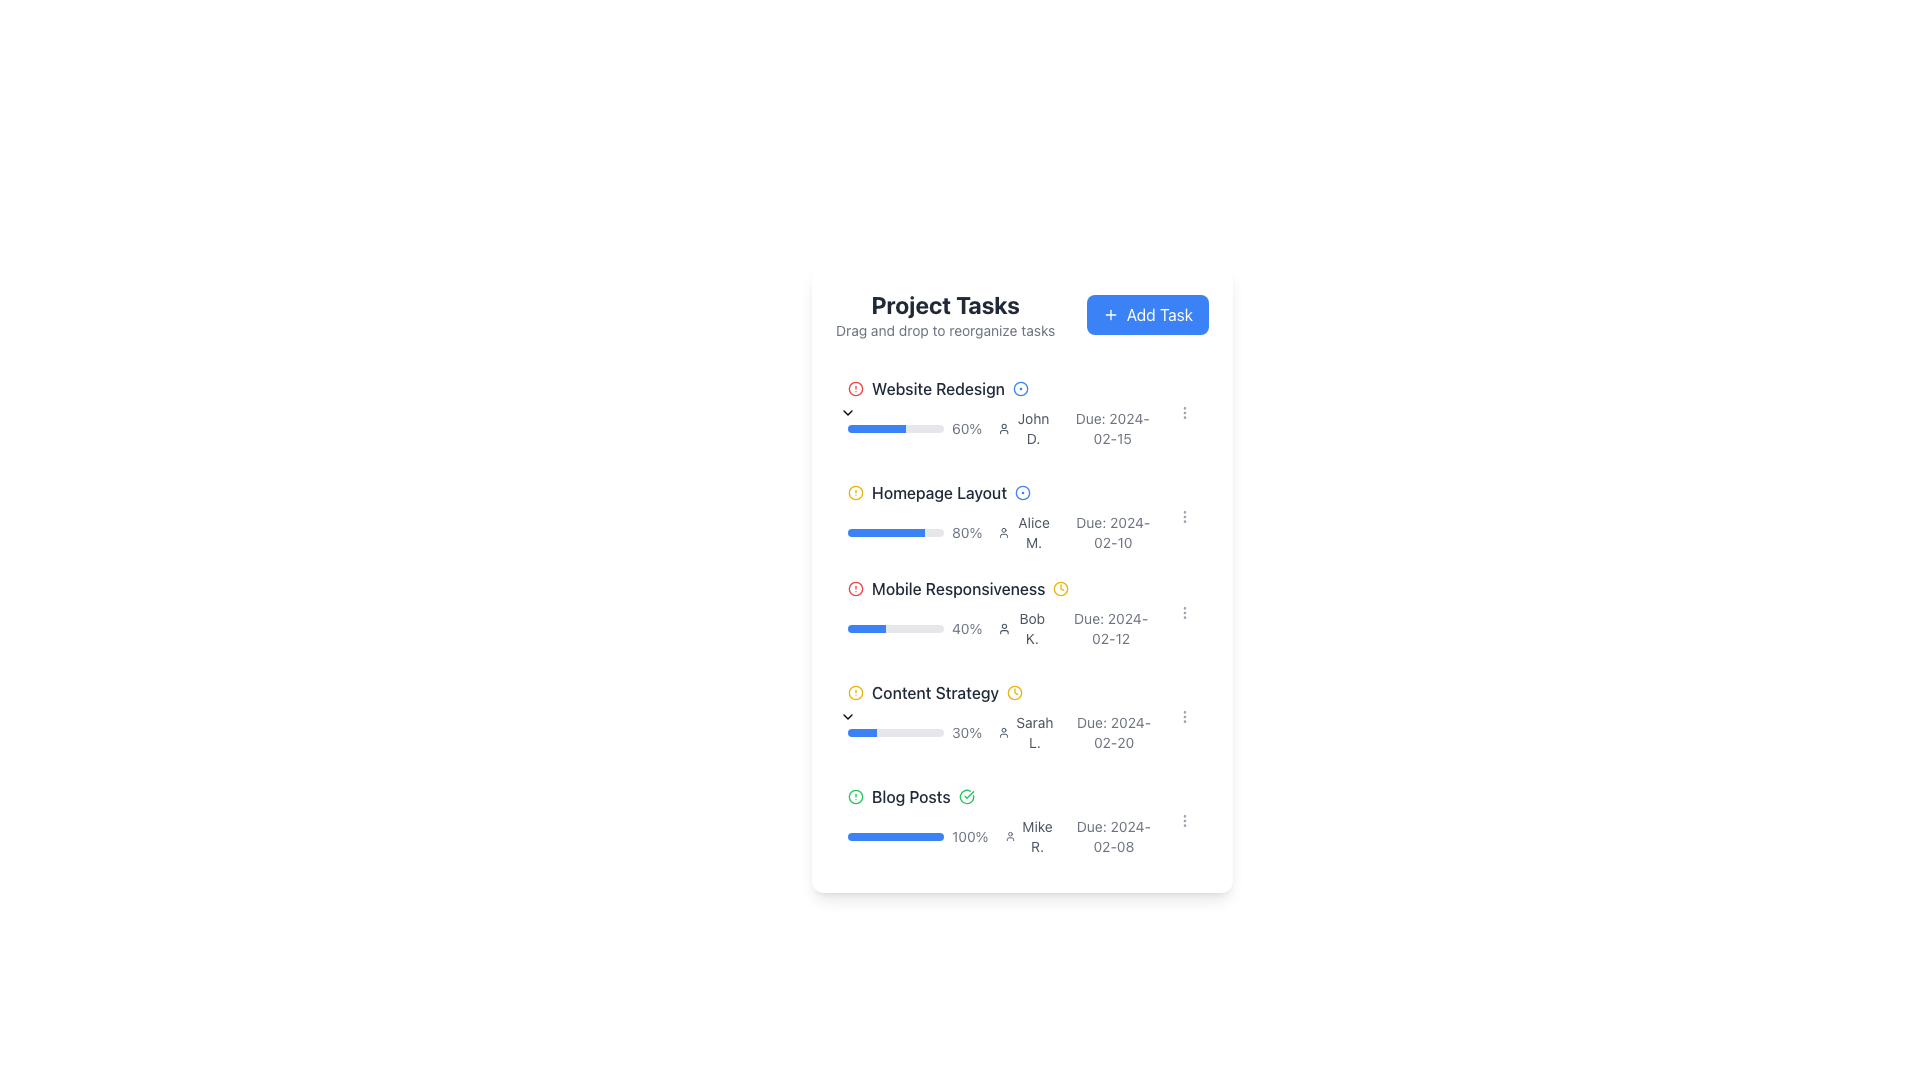 This screenshot has width=1920, height=1080. I want to click on the Drag Handle located on the left side of the 'Blog Posts' task entry to enable repositioning of the task within the list, so click(824, 821).